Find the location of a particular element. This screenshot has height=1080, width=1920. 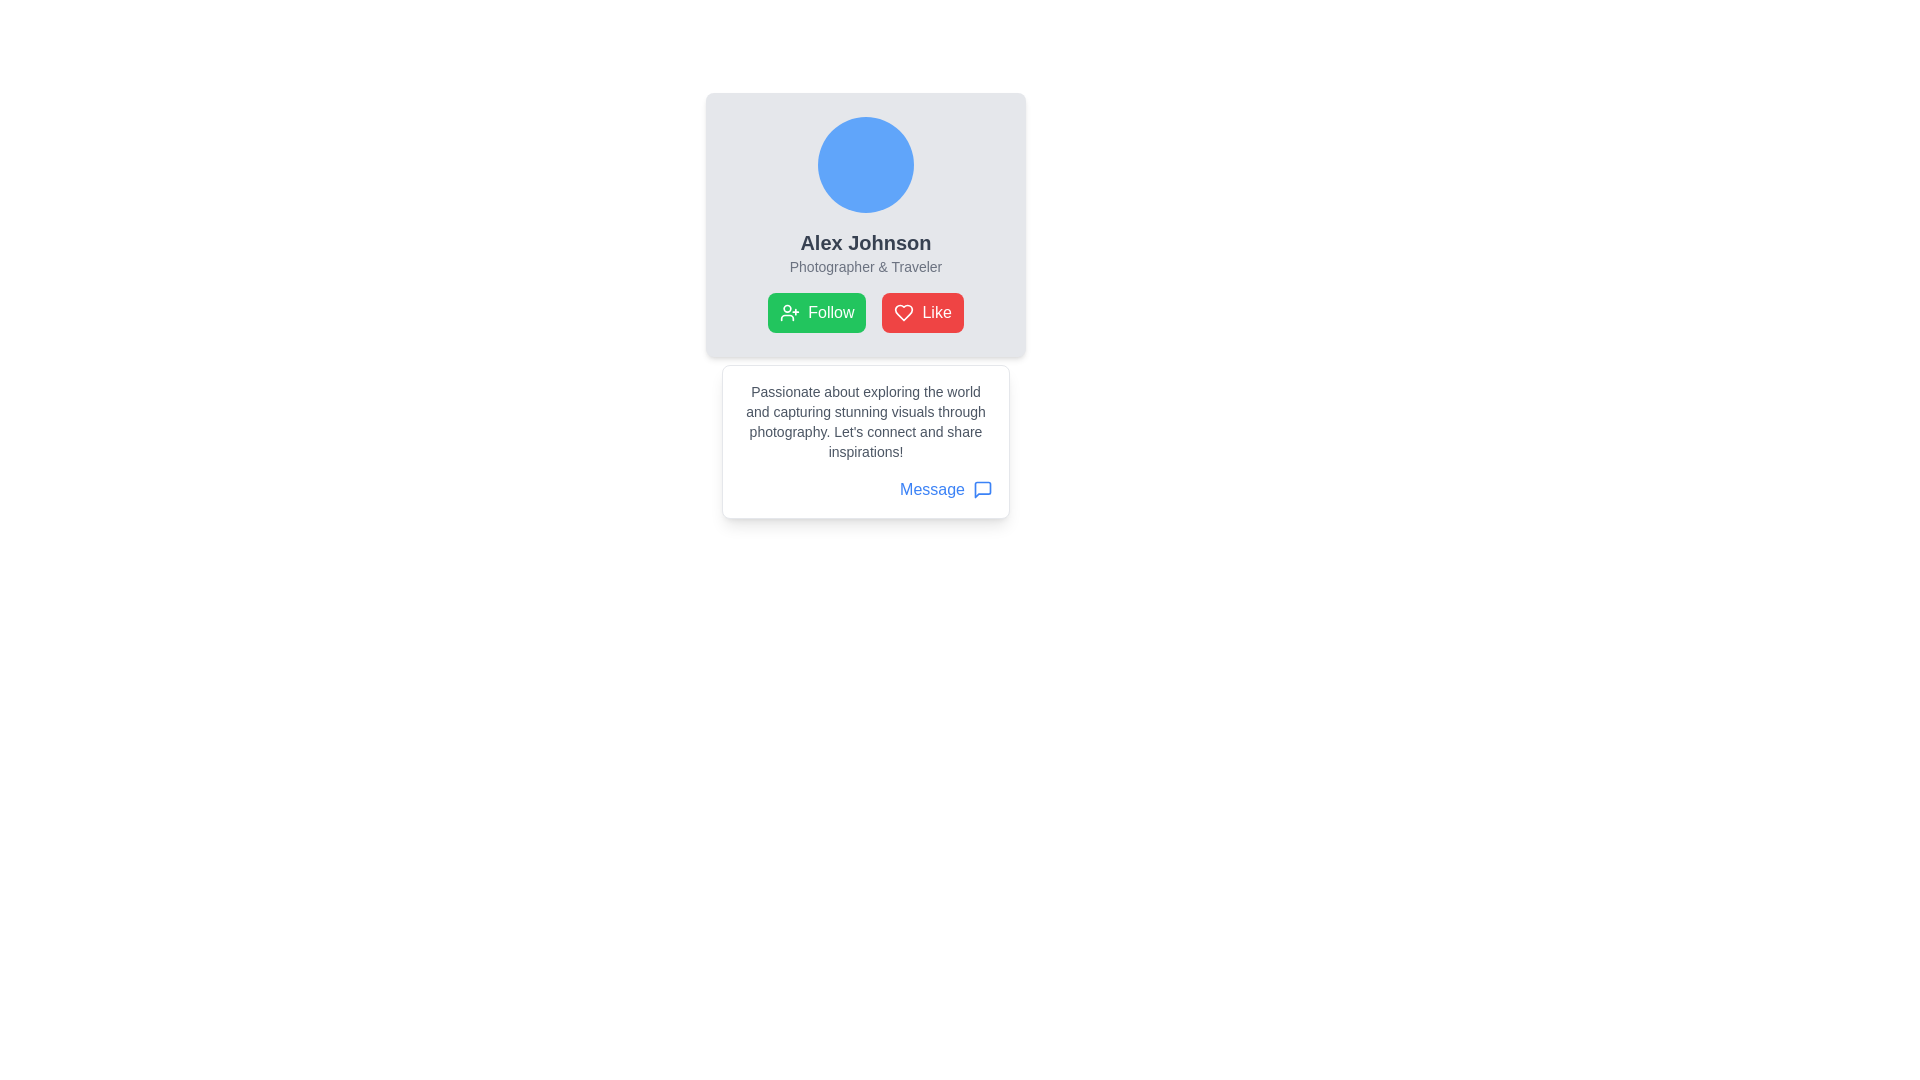

the group of interactive buttons located below the name and description in the profile card structure is located at coordinates (865, 312).